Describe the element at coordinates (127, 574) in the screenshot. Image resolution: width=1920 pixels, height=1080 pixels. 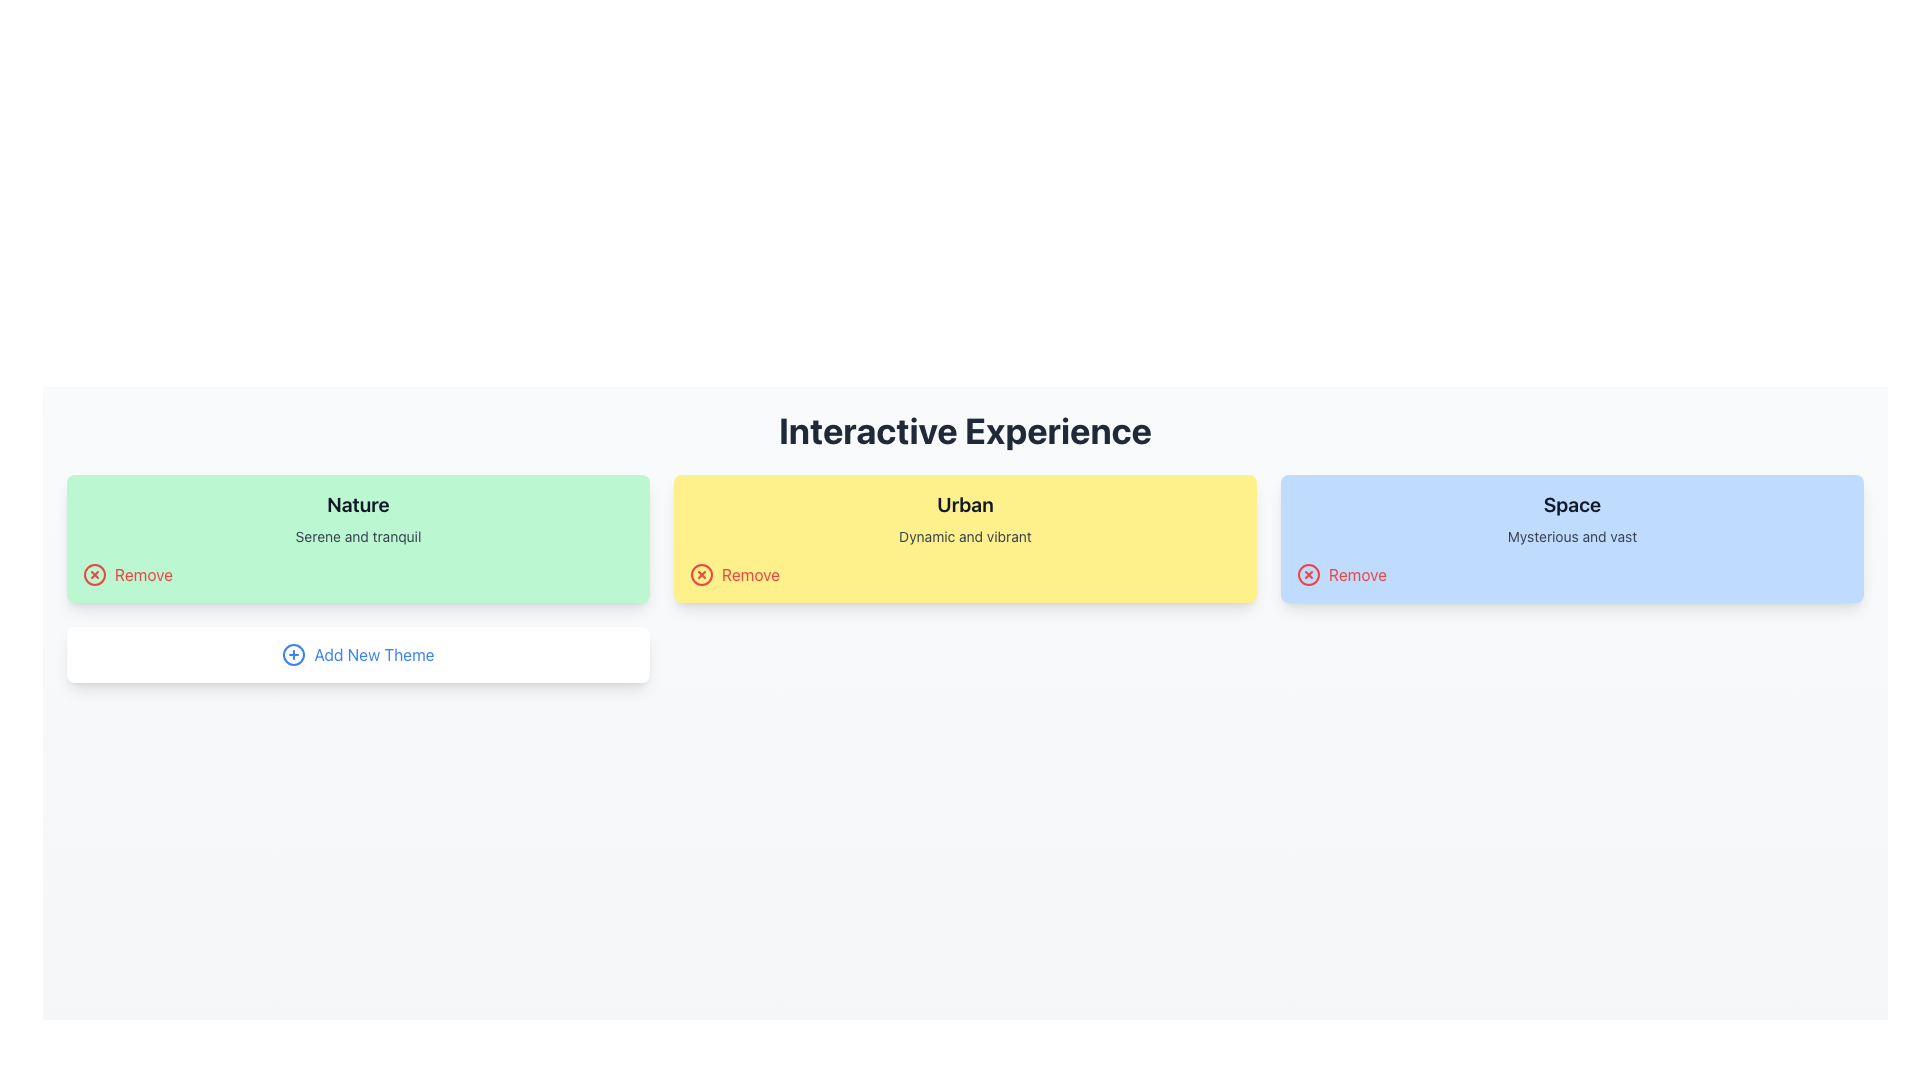
I see `the 'Remove' action button located at the bottom-left corner of the green card labeled 'Nature' with the subtitle 'Serene and tranquil' to change its color` at that location.